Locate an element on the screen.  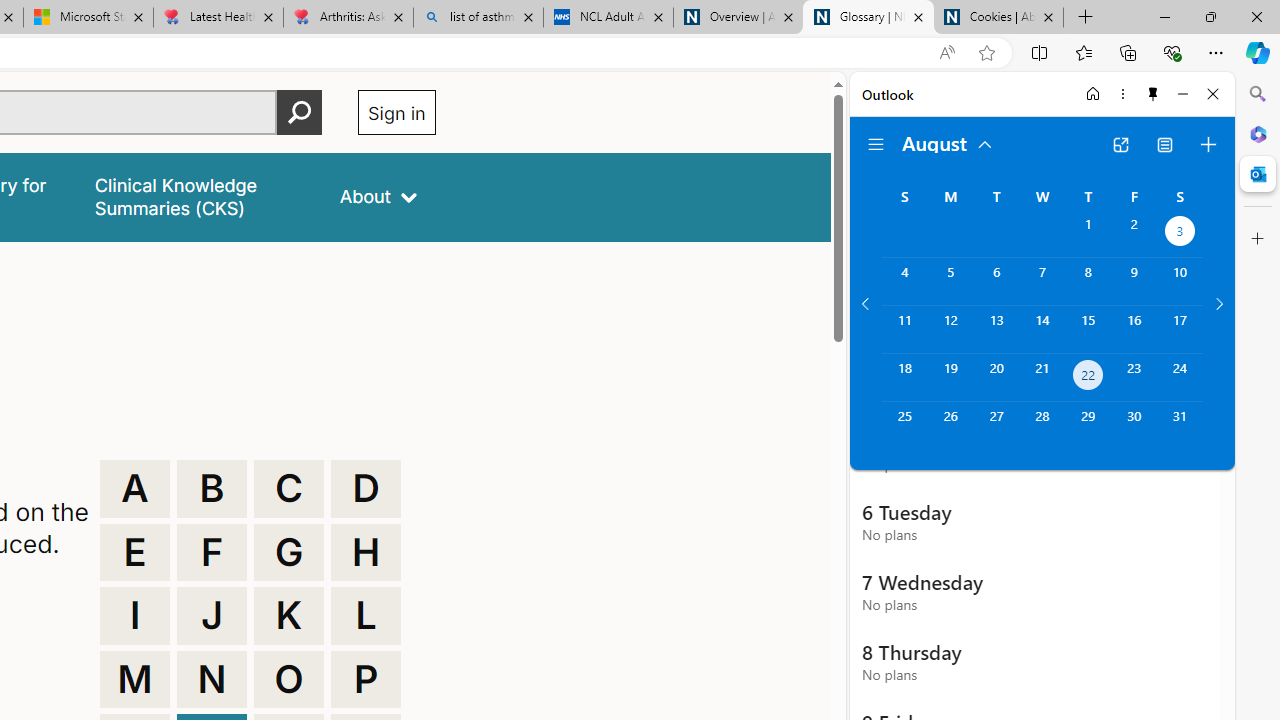
'Friday, August 30, 2024. ' is located at coordinates (1134, 424).